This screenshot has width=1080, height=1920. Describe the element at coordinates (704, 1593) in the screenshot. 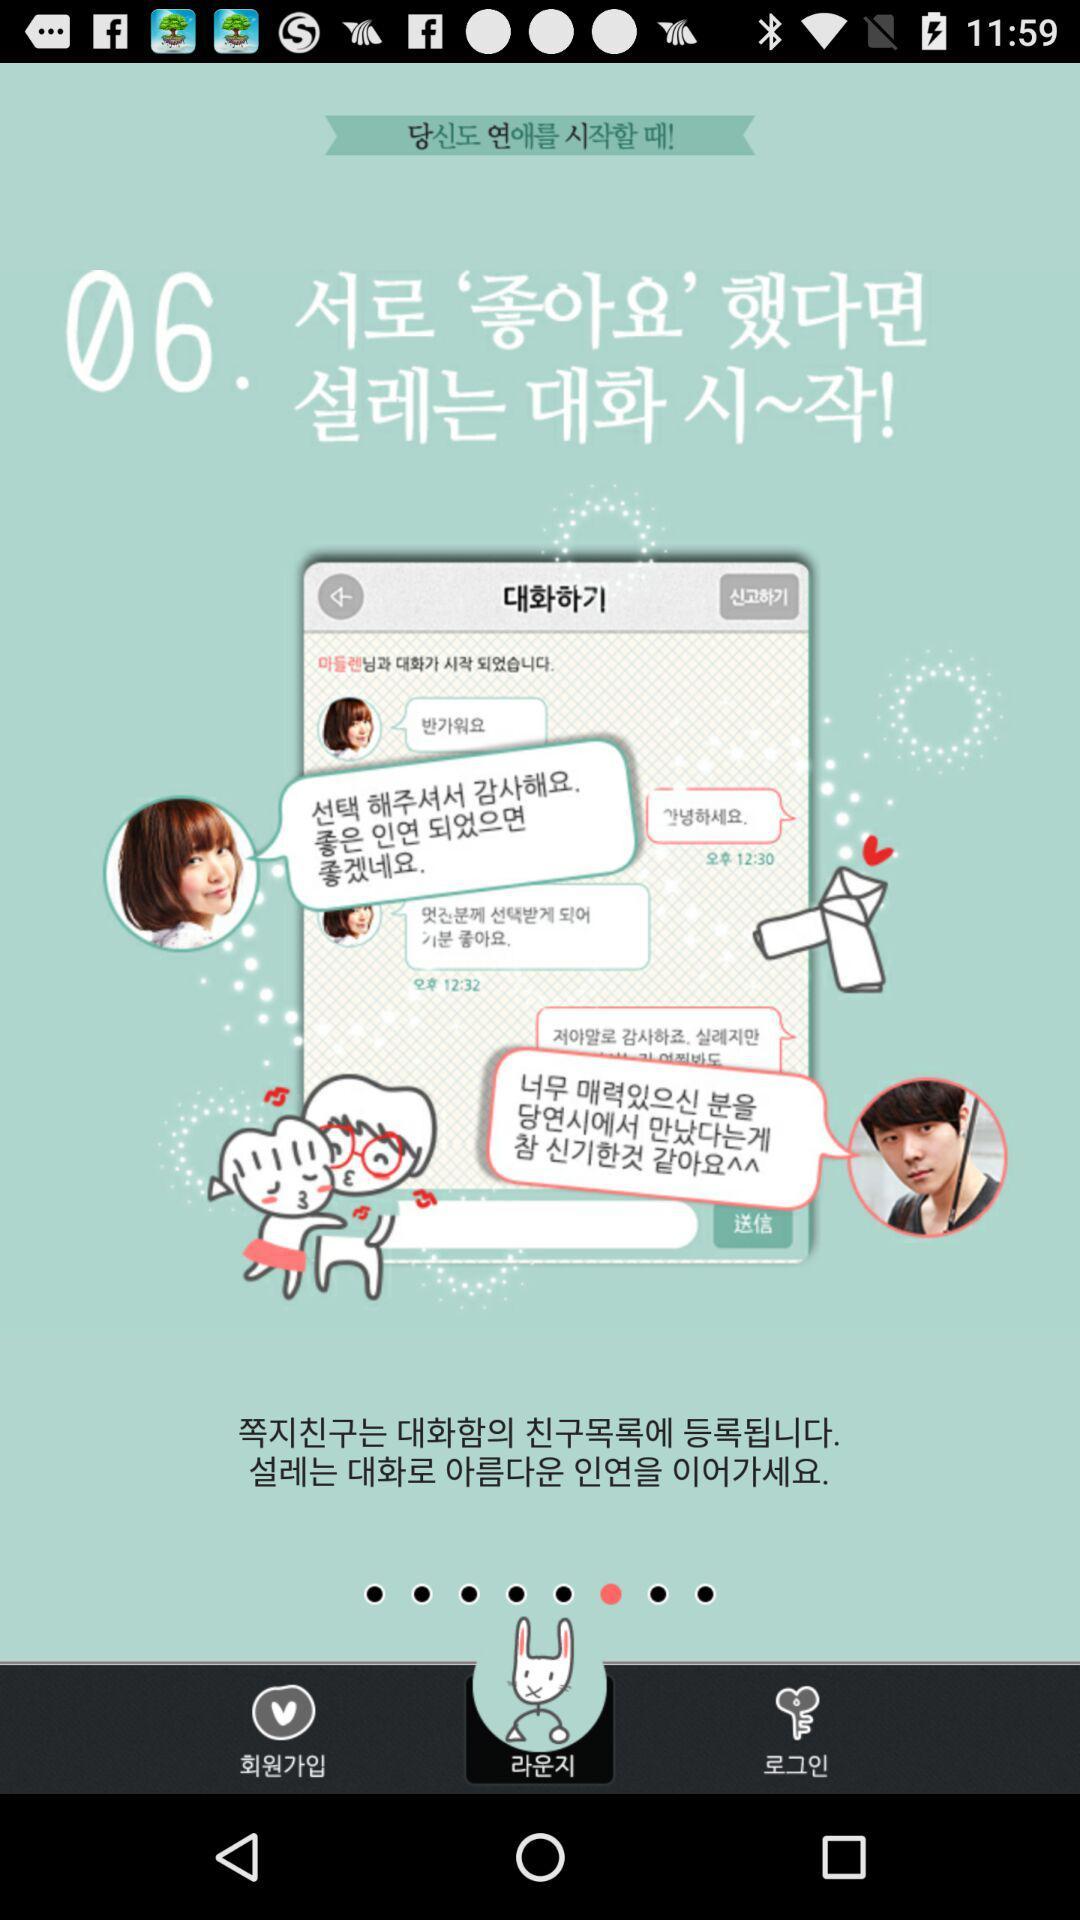

I see `go foward` at that location.